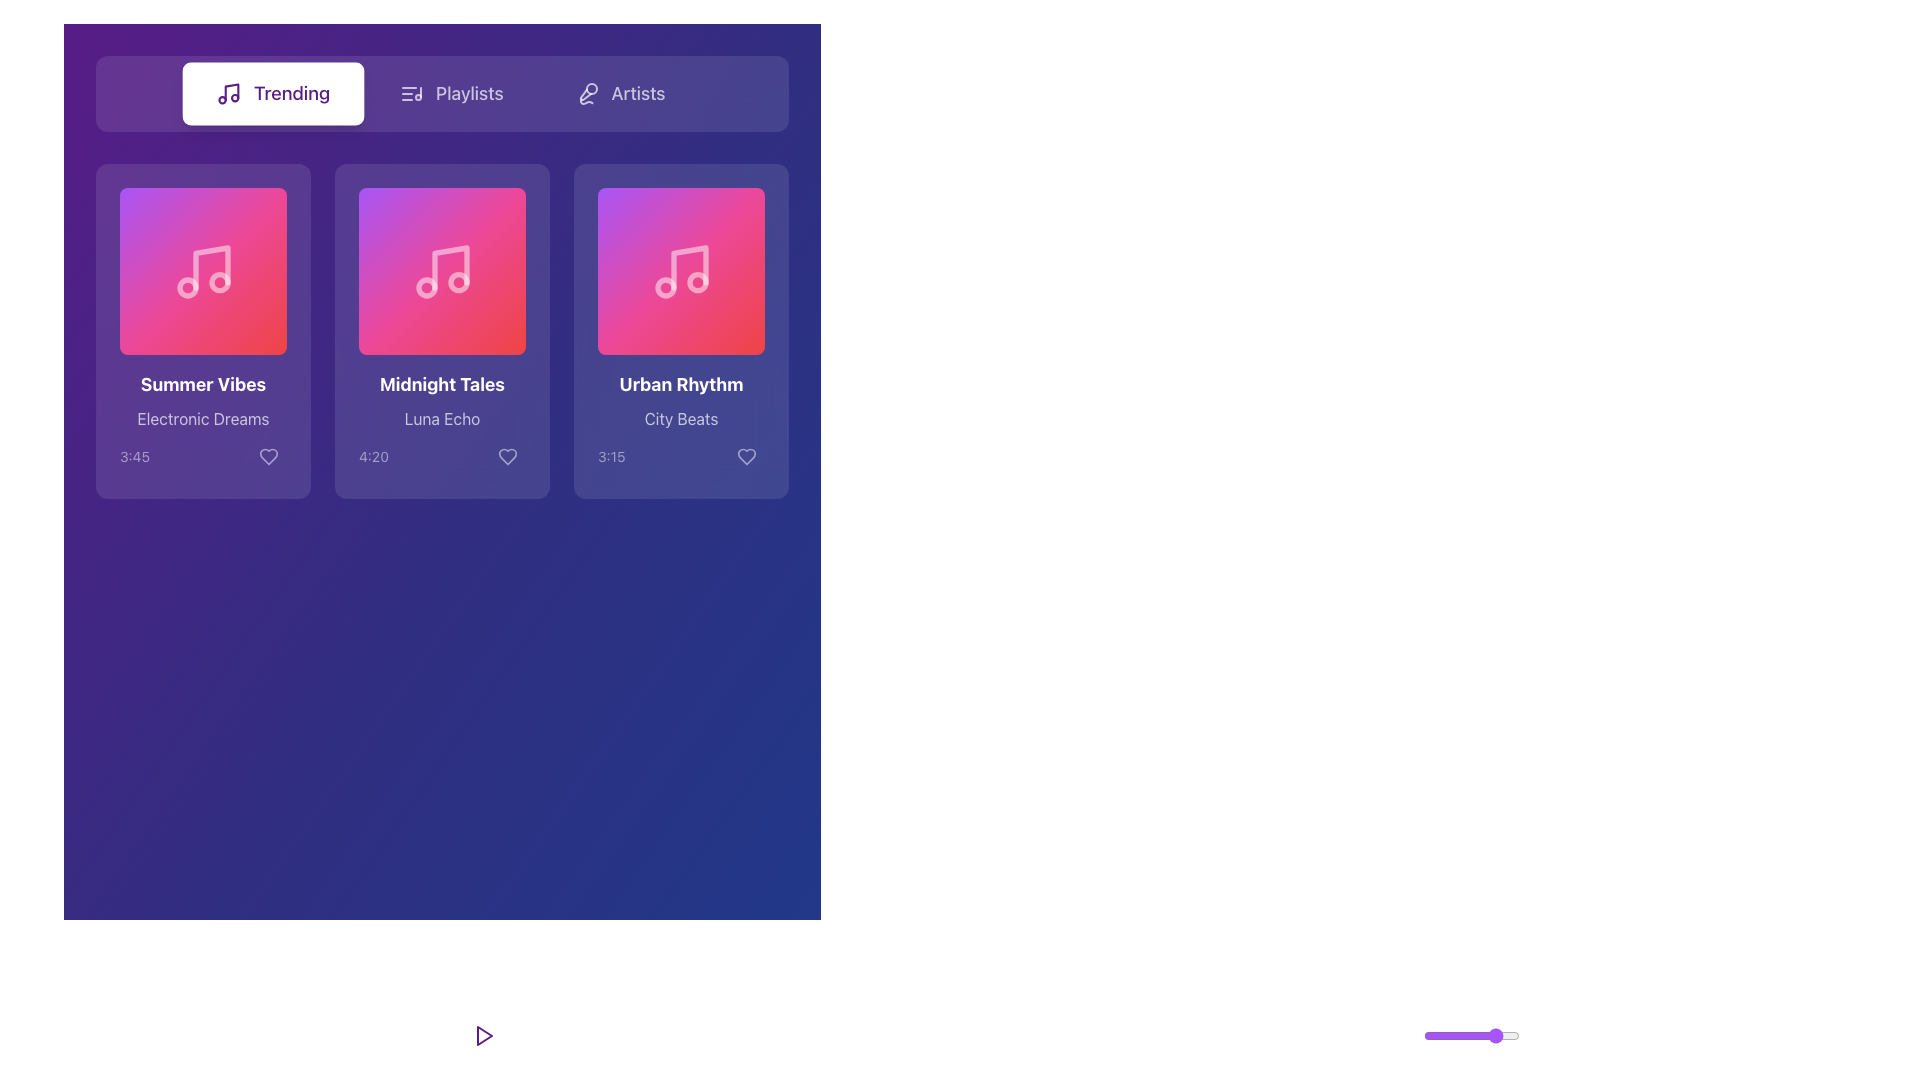  Describe the element at coordinates (449, 266) in the screenshot. I see `the musical piece icon located in the central component of the 'Midnight Tales' card, which is the second card in a horizontal row of three cards` at that location.